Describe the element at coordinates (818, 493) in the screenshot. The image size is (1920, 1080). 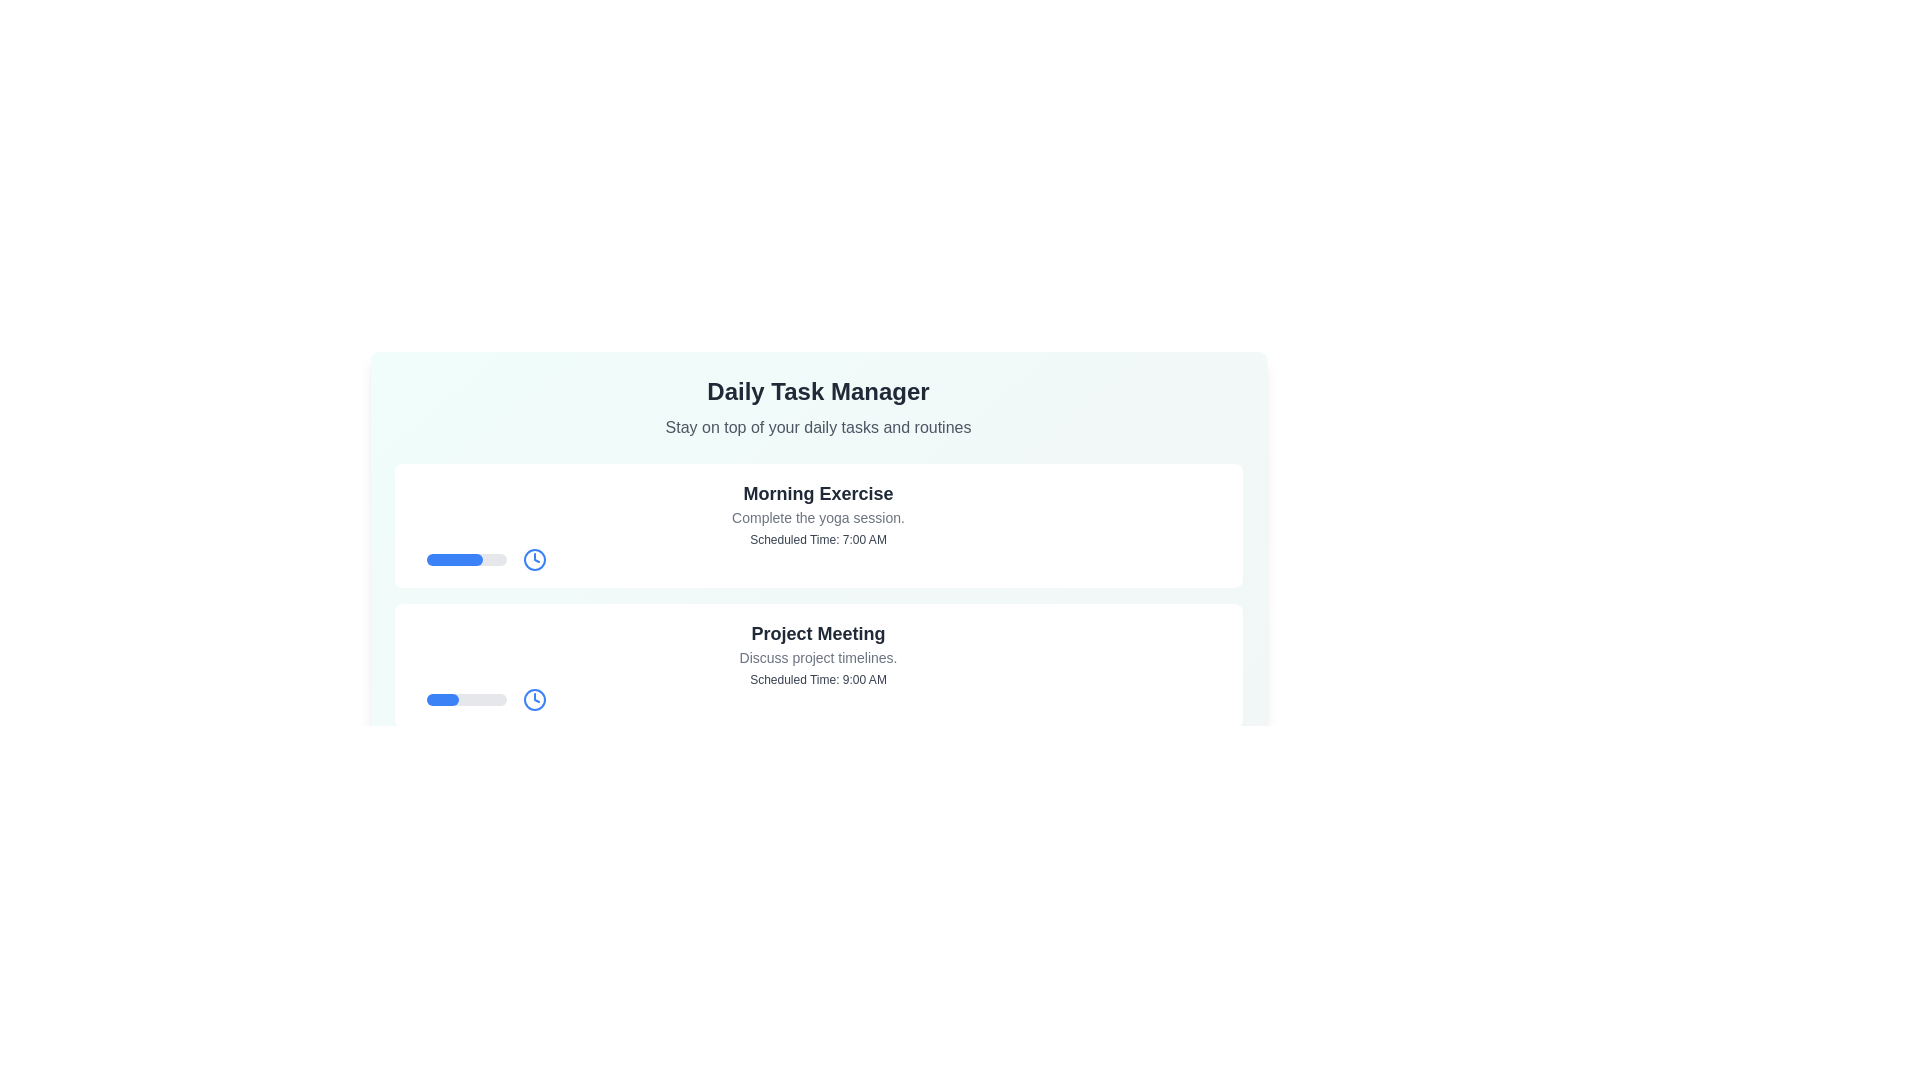
I see `the text label displaying 'Morning Exercise' which is bold and larger than surrounding text, located at the top of the segment with scheduling information` at that location.